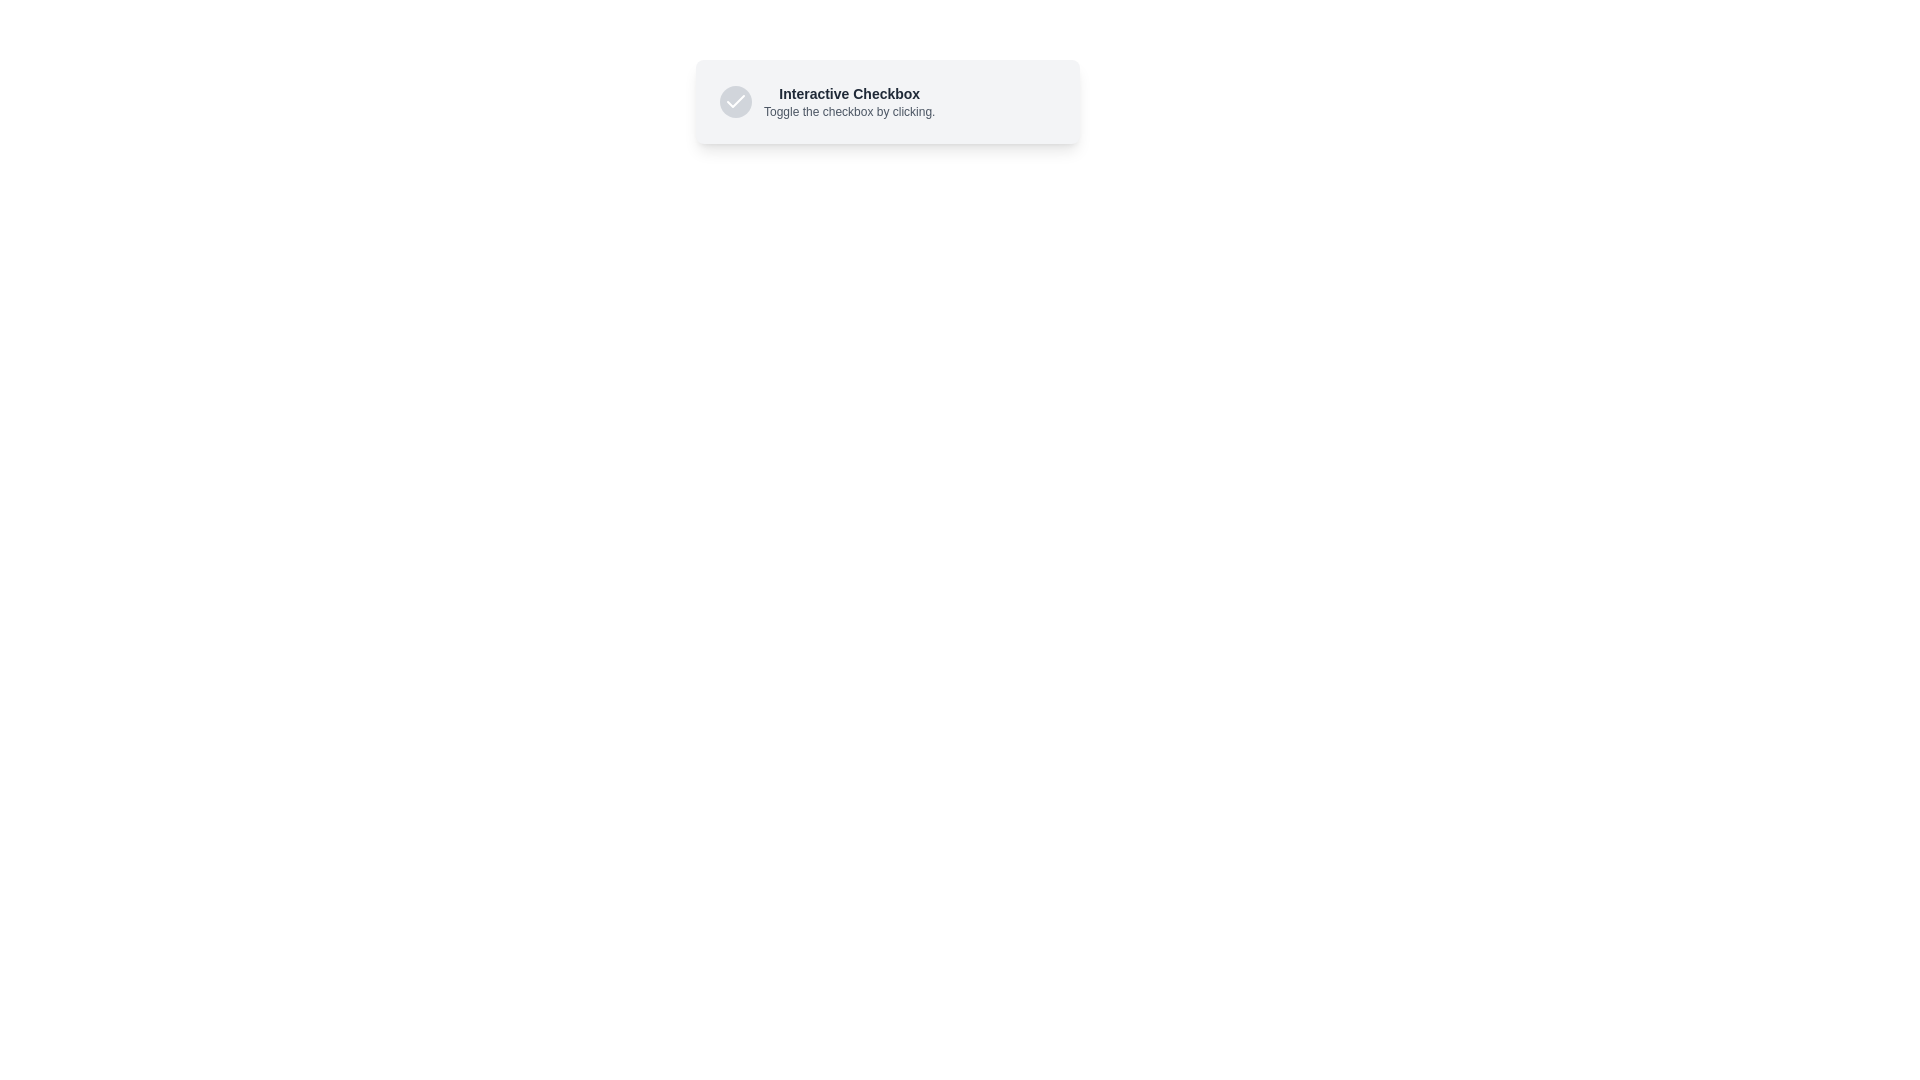 Image resolution: width=1920 pixels, height=1080 pixels. What do you see at coordinates (849, 101) in the screenshot?
I see `the 'Interactive Checkbox' text label, which consists of a larger bolded text and a smaller lighter description, located on a light background panel adjacent to the interactive checkbox` at bounding box center [849, 101].